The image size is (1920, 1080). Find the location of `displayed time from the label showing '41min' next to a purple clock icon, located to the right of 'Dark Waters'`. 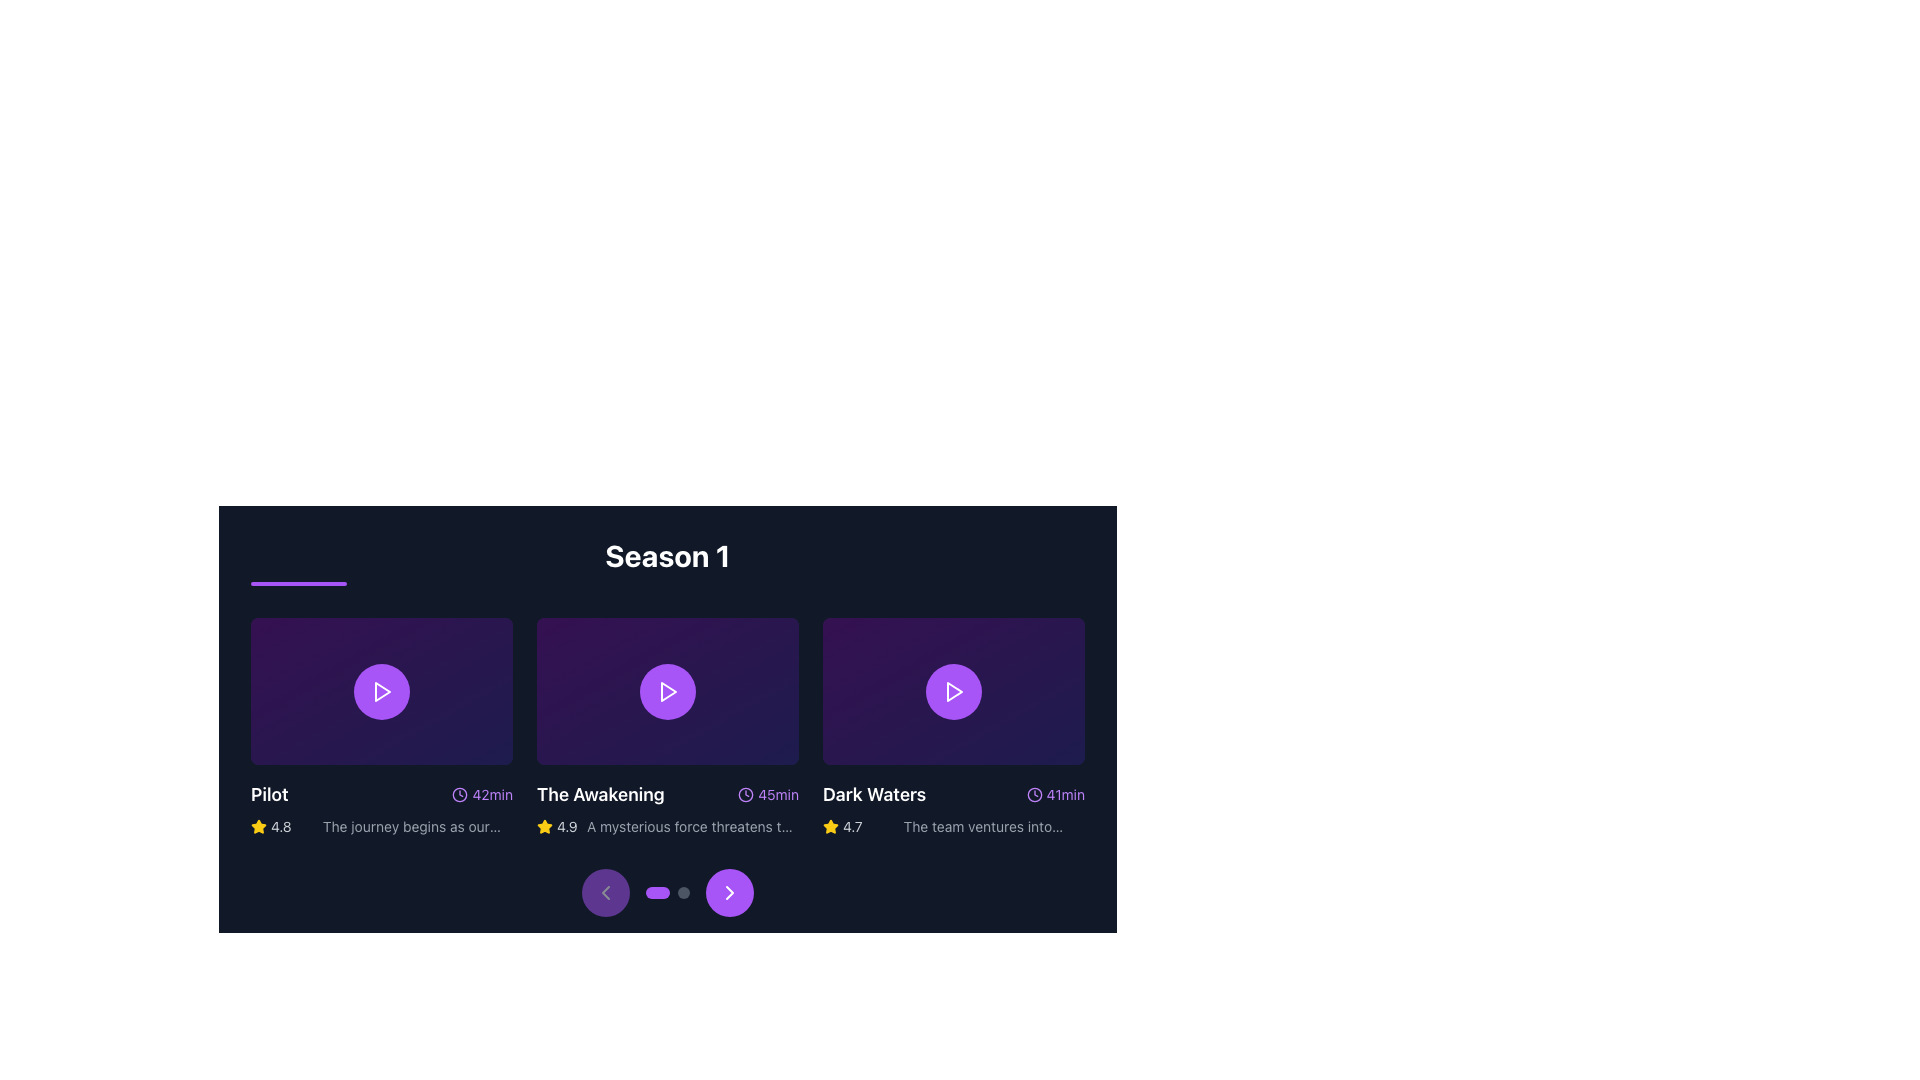

displayed time from the label showing '41min' next to a purple clock icon, located to the right of 'Dark Waters' is located at coordinates (1054, 794).